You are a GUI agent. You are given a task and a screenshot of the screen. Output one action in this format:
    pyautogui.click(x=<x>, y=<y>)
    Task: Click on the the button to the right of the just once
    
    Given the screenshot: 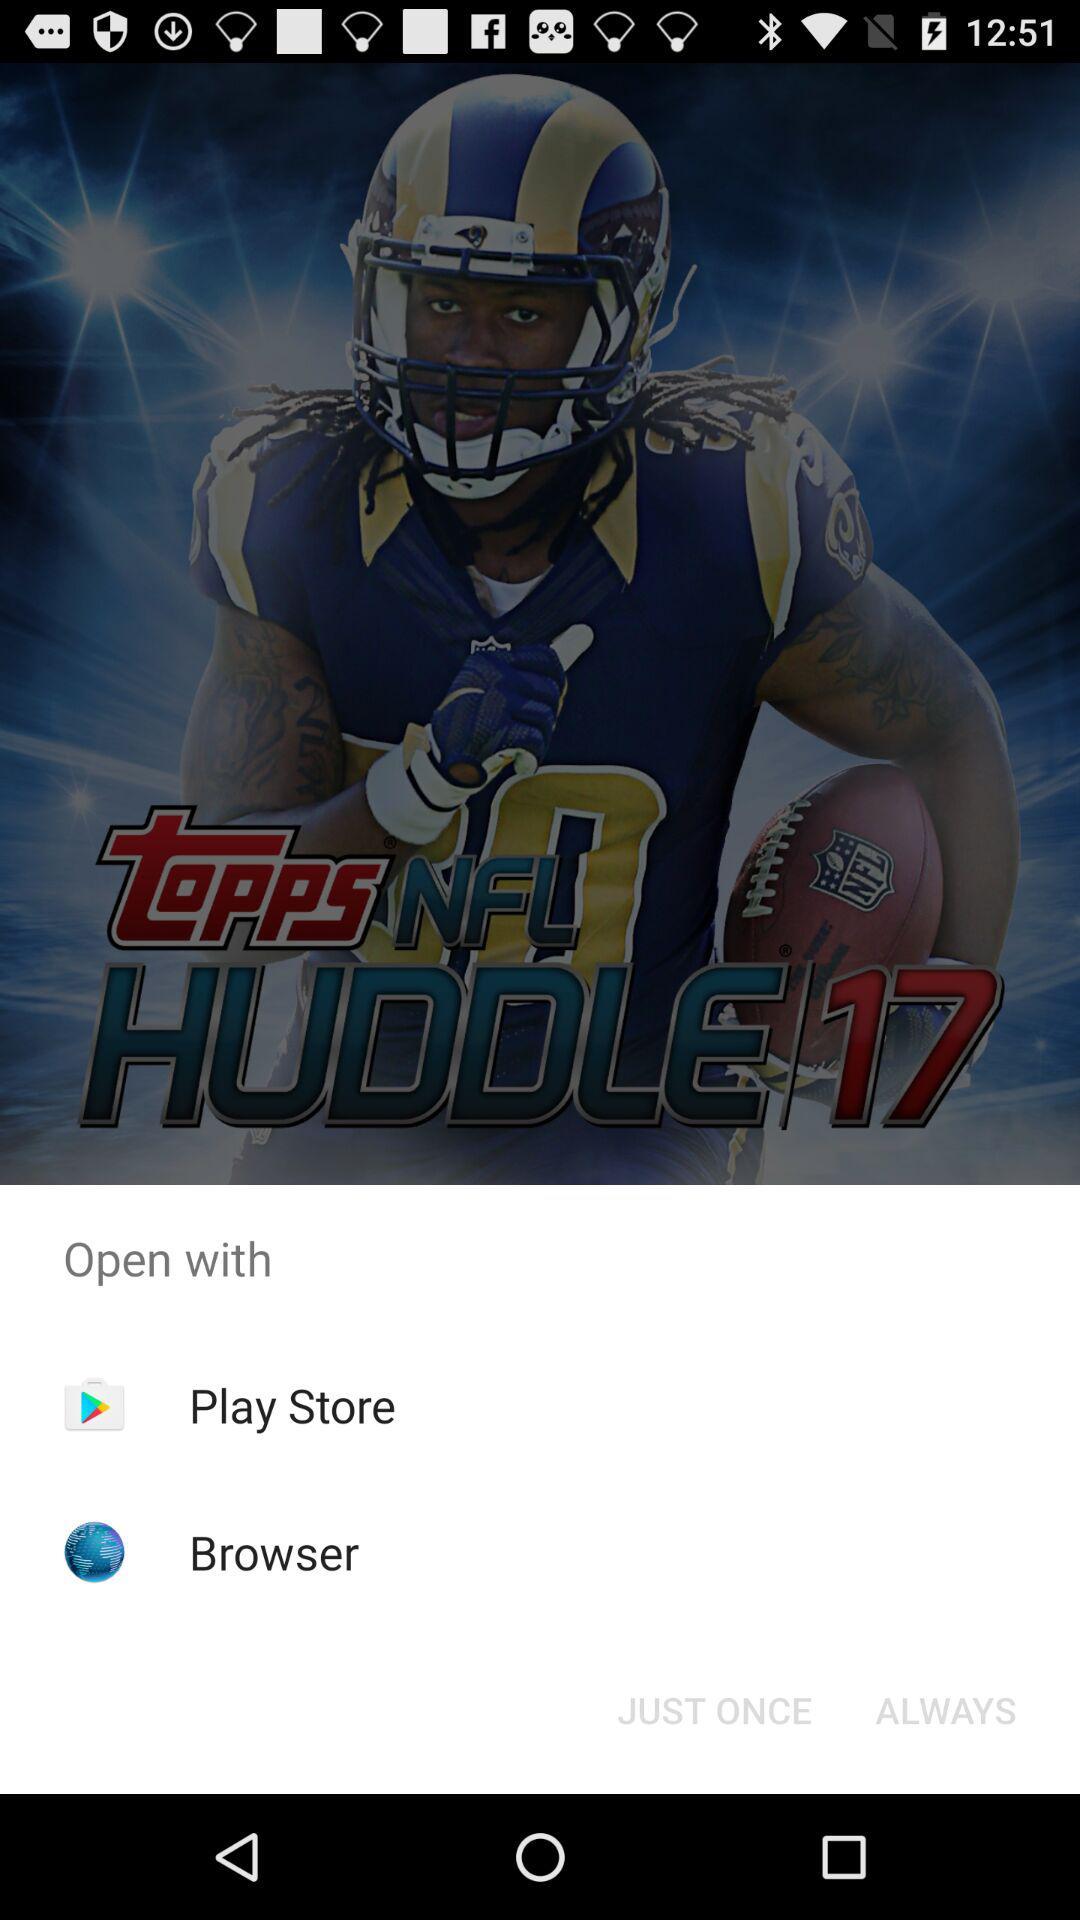 What is the action you would take?
    pyautogui.click(x=945, y=1708)
    